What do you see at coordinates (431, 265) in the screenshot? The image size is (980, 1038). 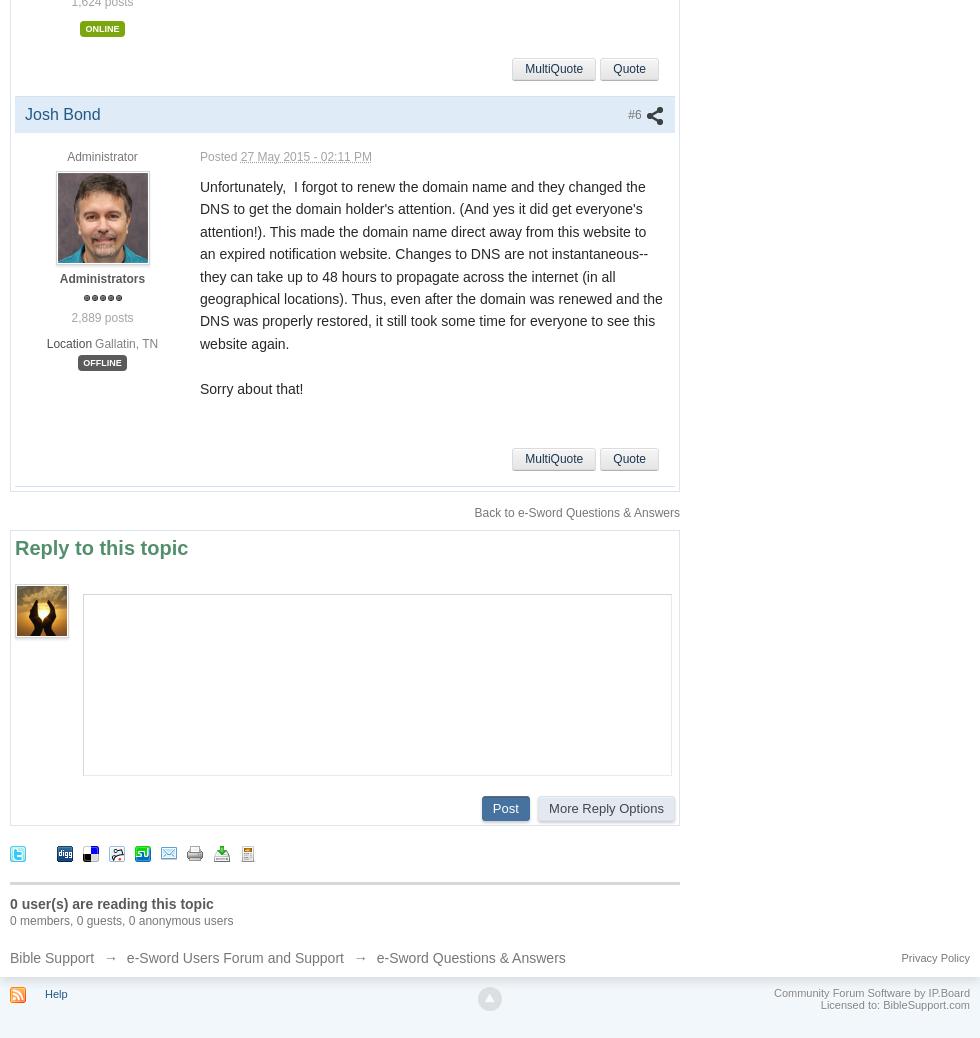 I see `'Unfortunately,  I forgot to renew the domain name and they changed the DNS to get the domain holder's attention. (And yes it did get everyone's attention!). This made the domain name direct away from this website to an expired notification website. Changes to DNS are not instantaneous--they can take up to 48 hours to propagate across the internet (in all geographical locations). Thus, even after the domain was renewed and the DNS was properly restored, it still took some time for everyone to see this website again.'` at bounding box center [431, 265].